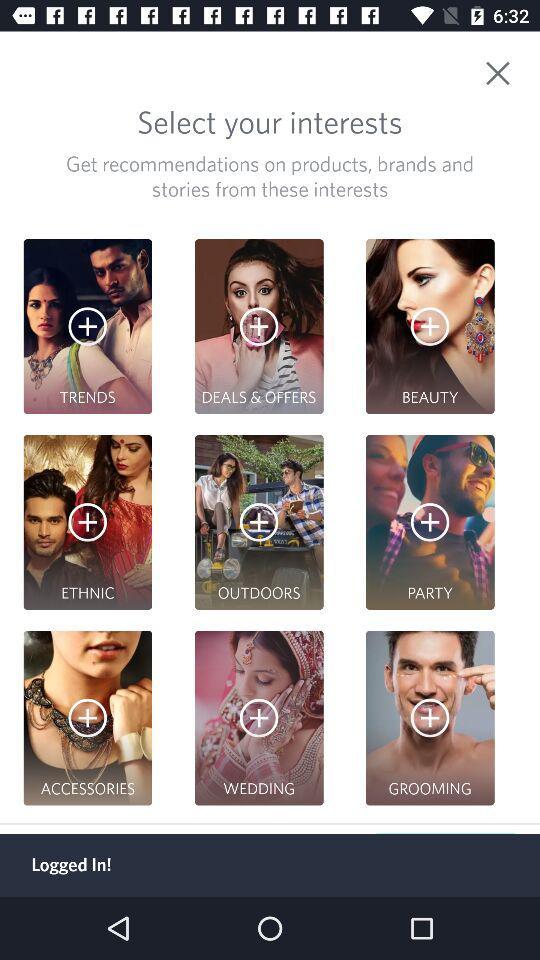 The image size is (540, 960). I want to click on the close icon, so click(508, 66).